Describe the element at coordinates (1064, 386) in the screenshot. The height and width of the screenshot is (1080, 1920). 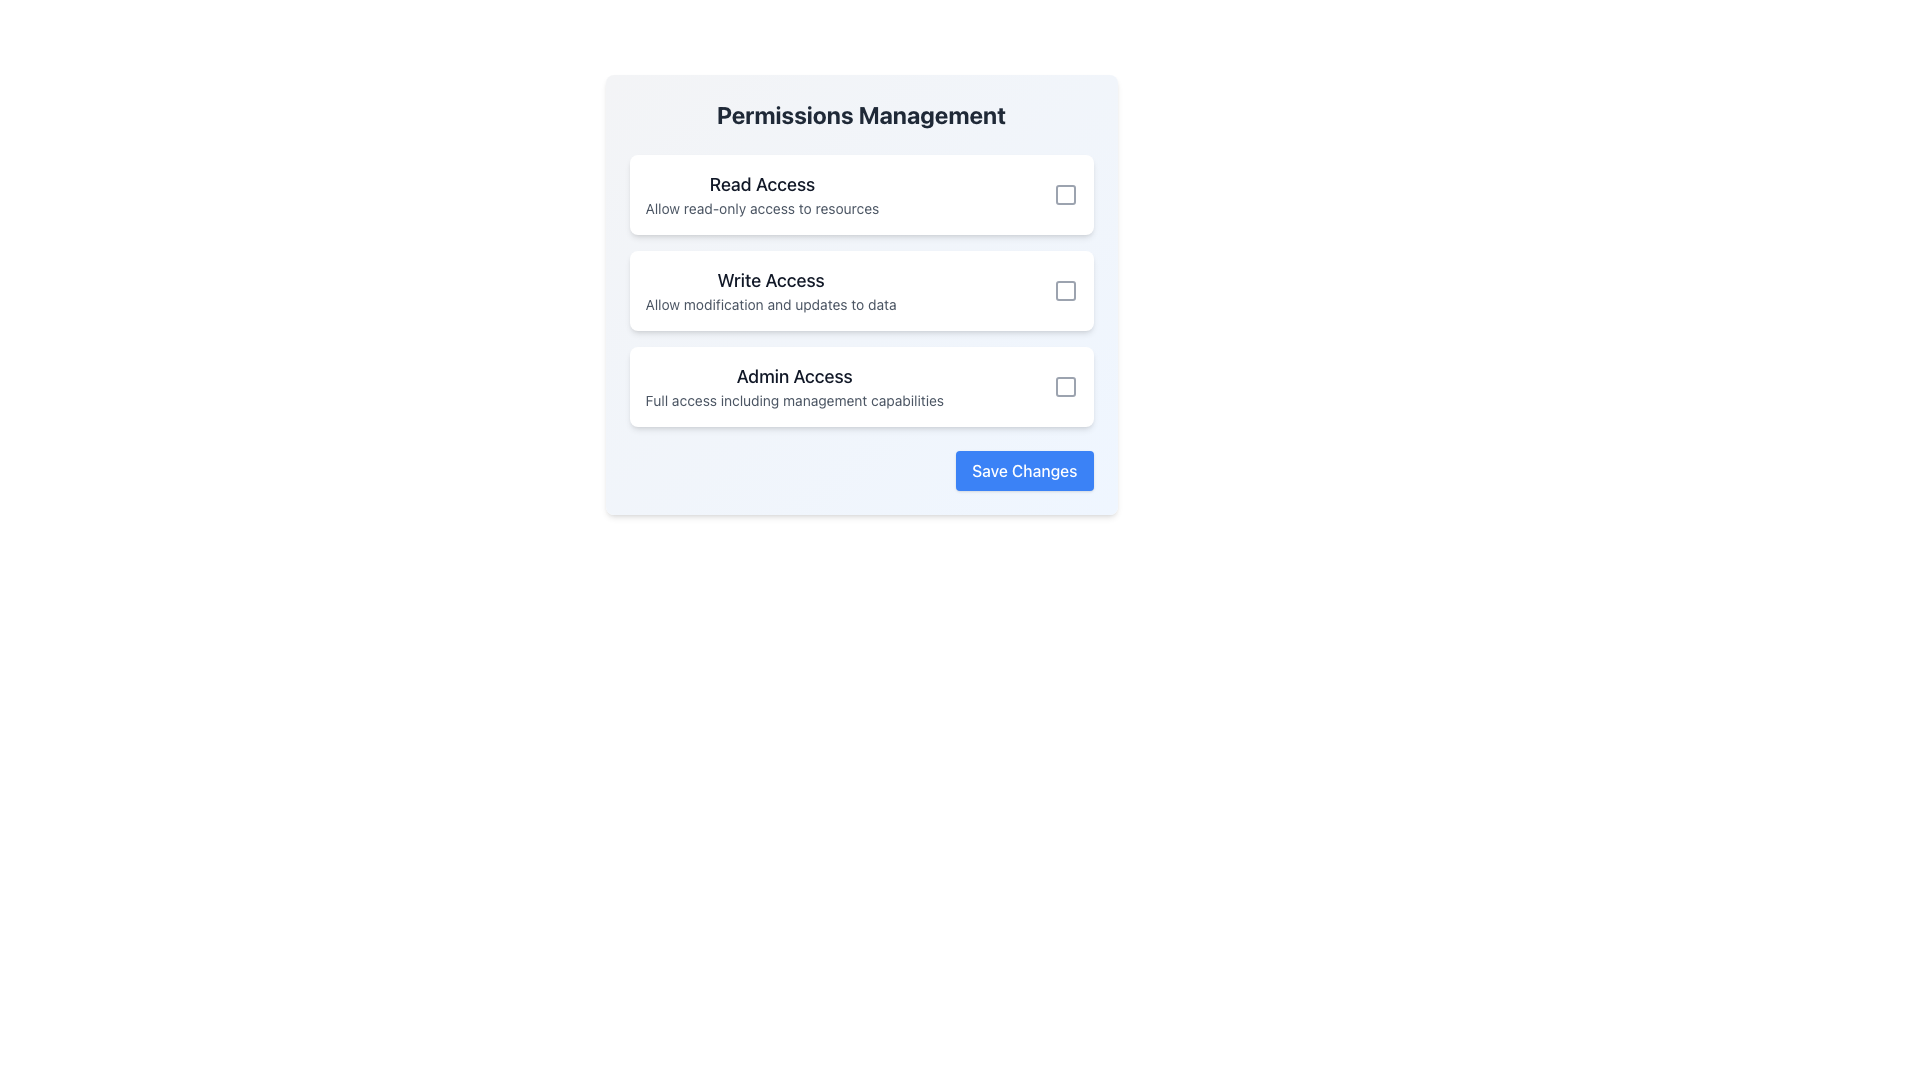
I see `the checkbox for Admin Access permission located in the Permissions Management section` at that location.